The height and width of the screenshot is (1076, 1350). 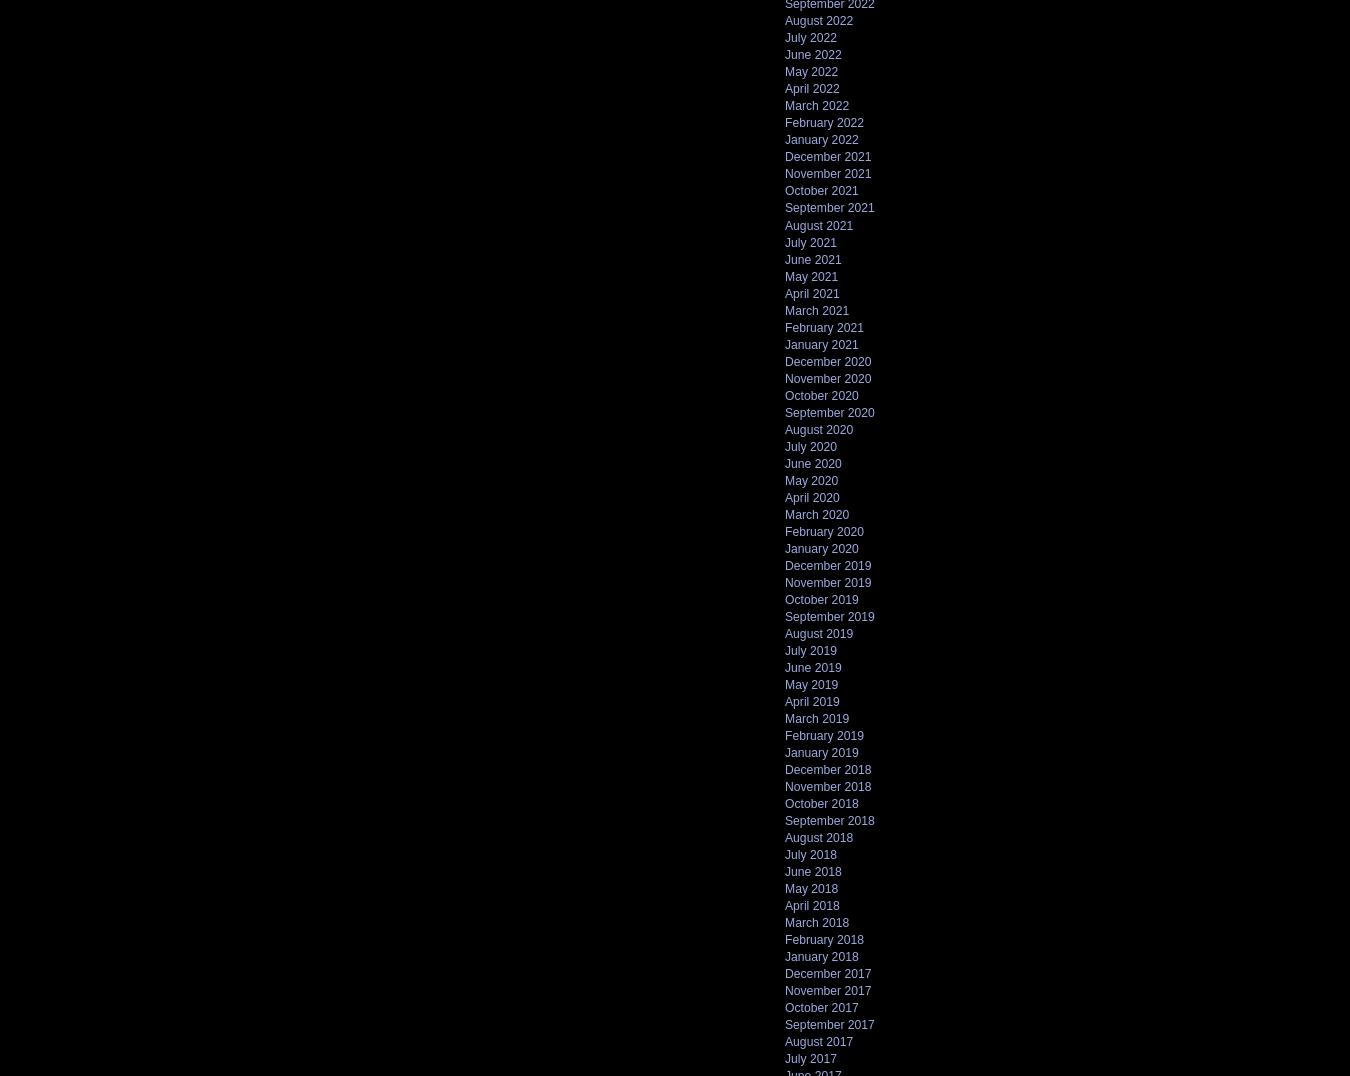 What do you see at coordinates (827, 973) in the screenshot?
I see `'December 2017'` at bounding box center [827, 973].